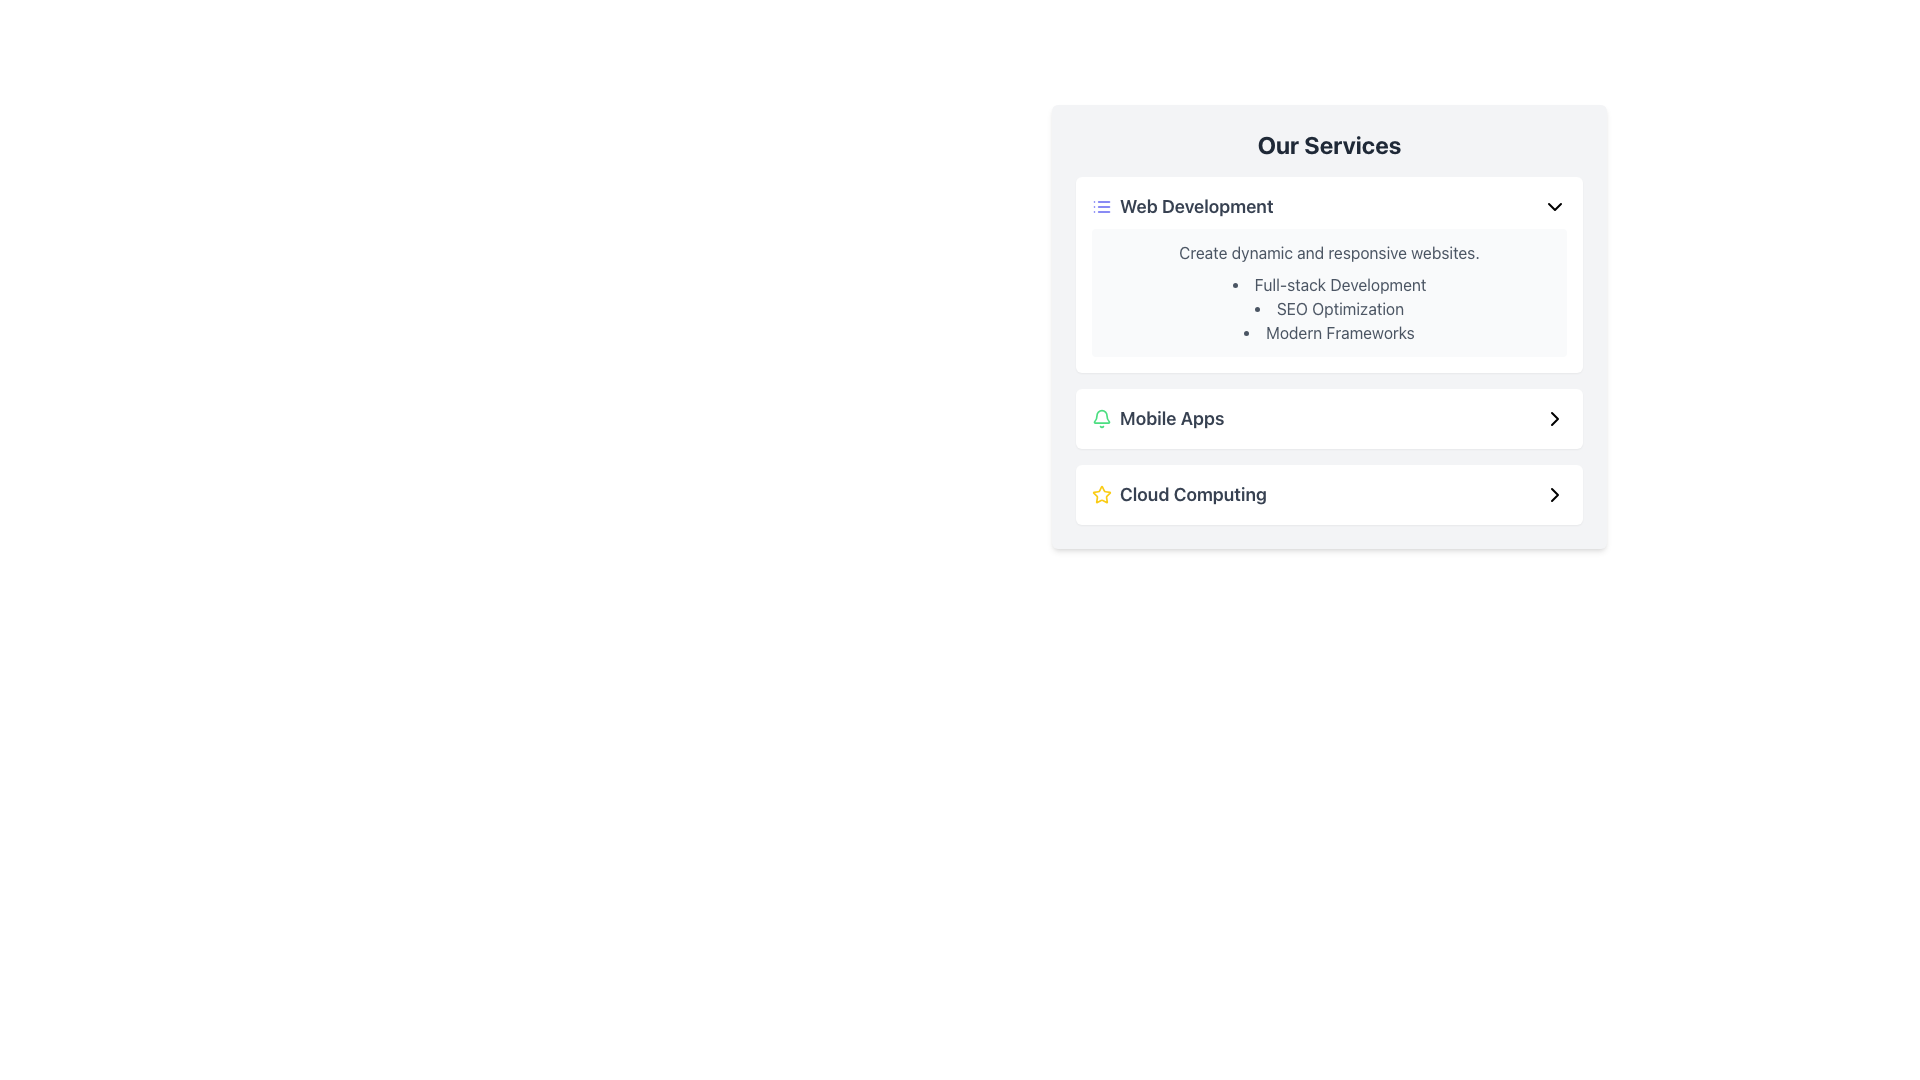 The width and height of the screenshot is (1920, 1080). I want to click on the notification icon located to the left of the 'Mobile Apps' text within the Mobile Apps section, so click(1101, 418).